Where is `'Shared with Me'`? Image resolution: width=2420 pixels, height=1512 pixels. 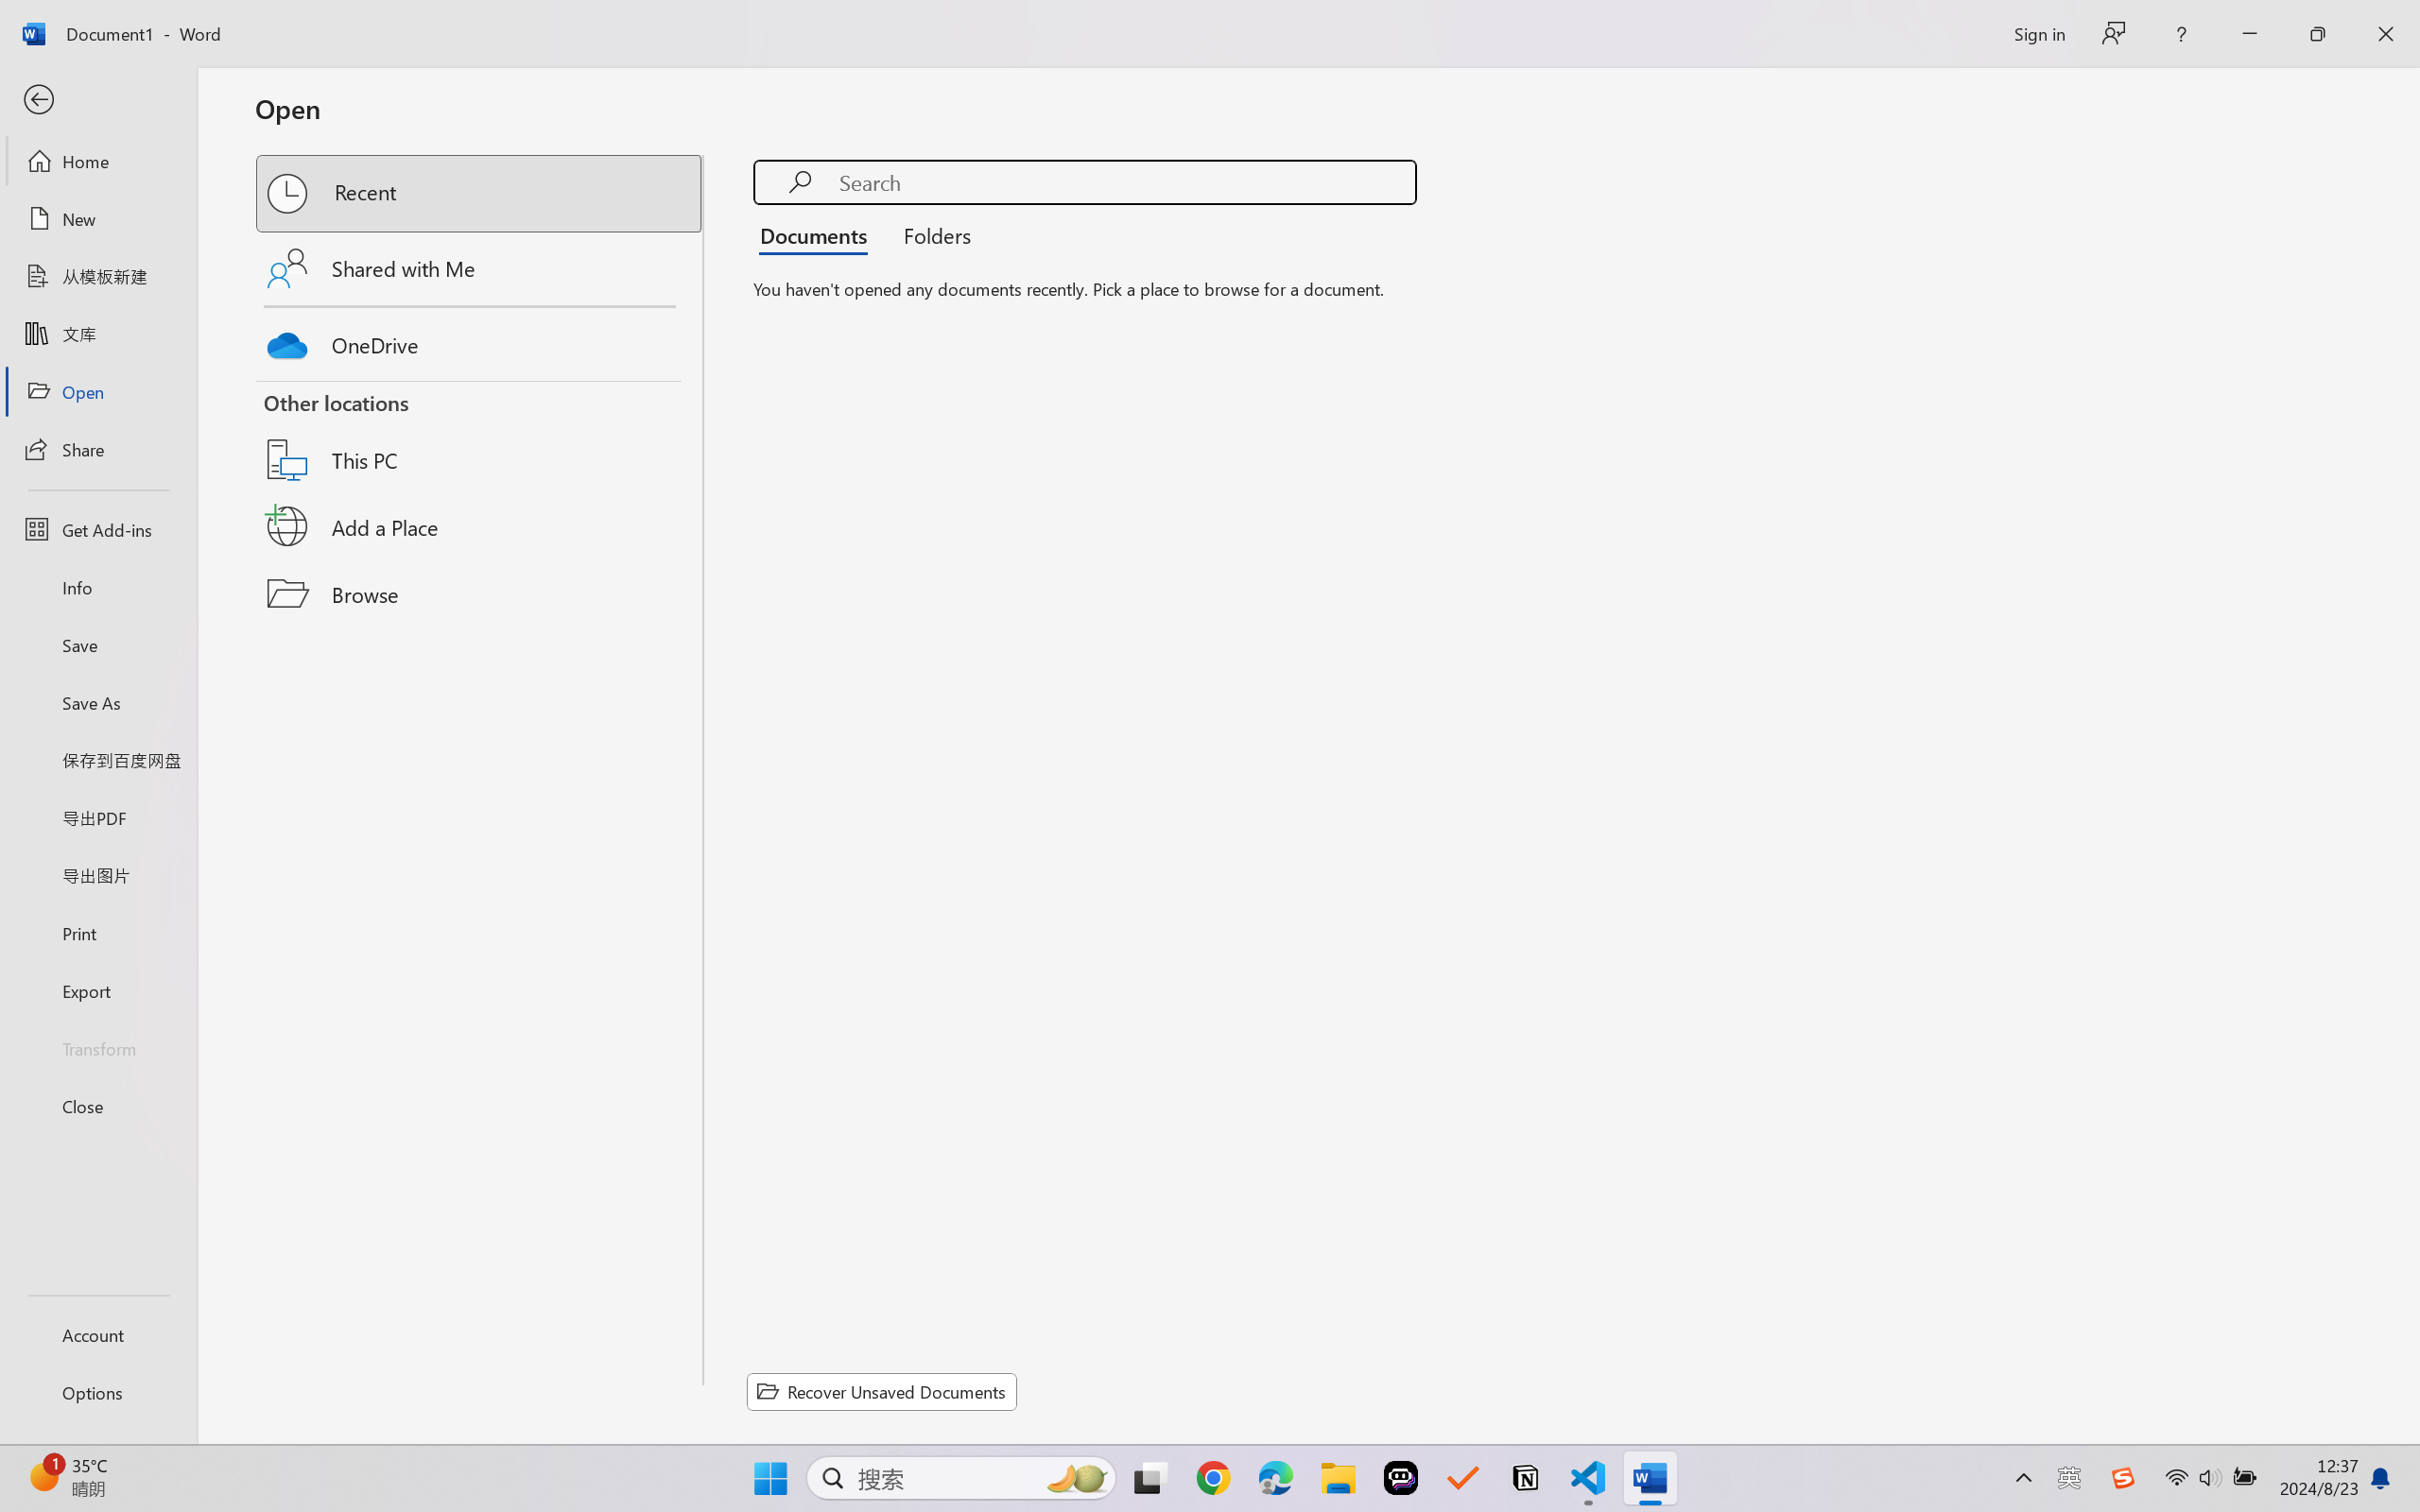 'Shared with Me' is located at coordinates (480, 267).